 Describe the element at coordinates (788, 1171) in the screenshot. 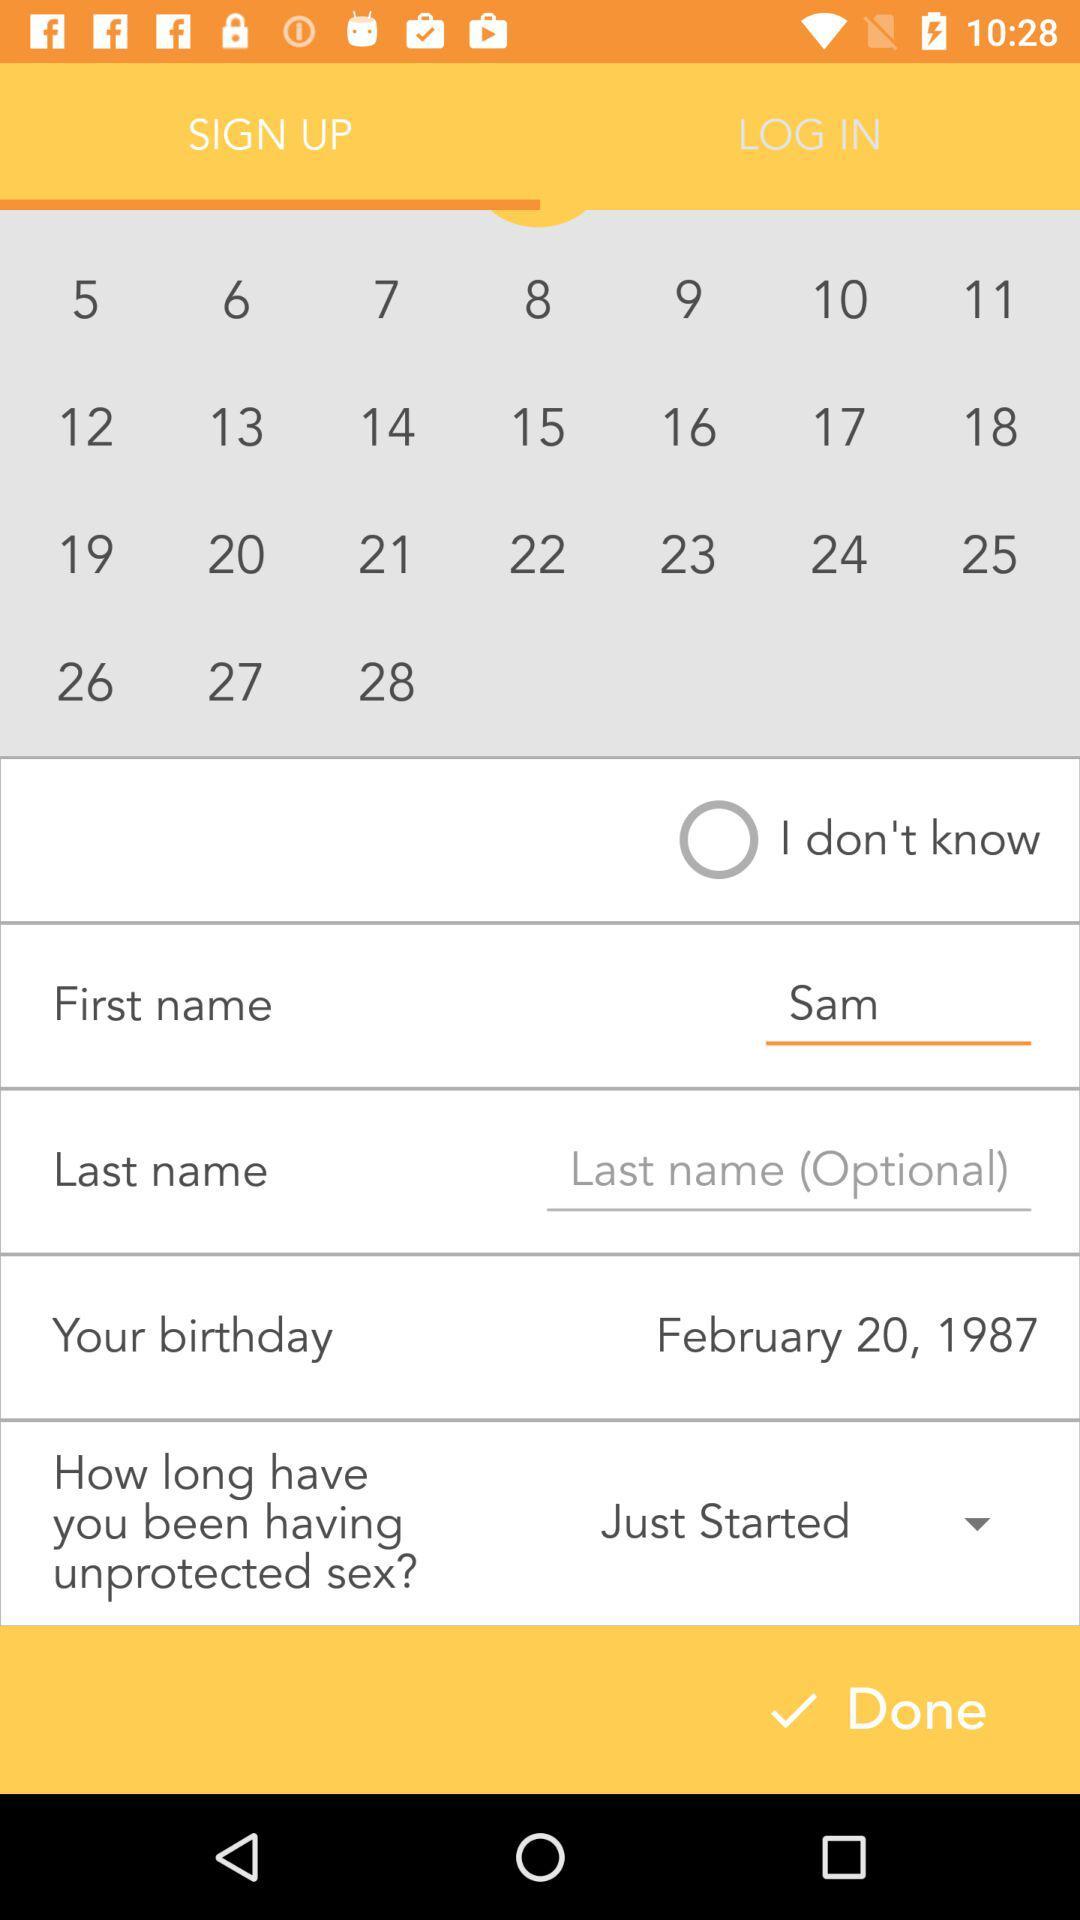

I see `the text in last name field` at that location.